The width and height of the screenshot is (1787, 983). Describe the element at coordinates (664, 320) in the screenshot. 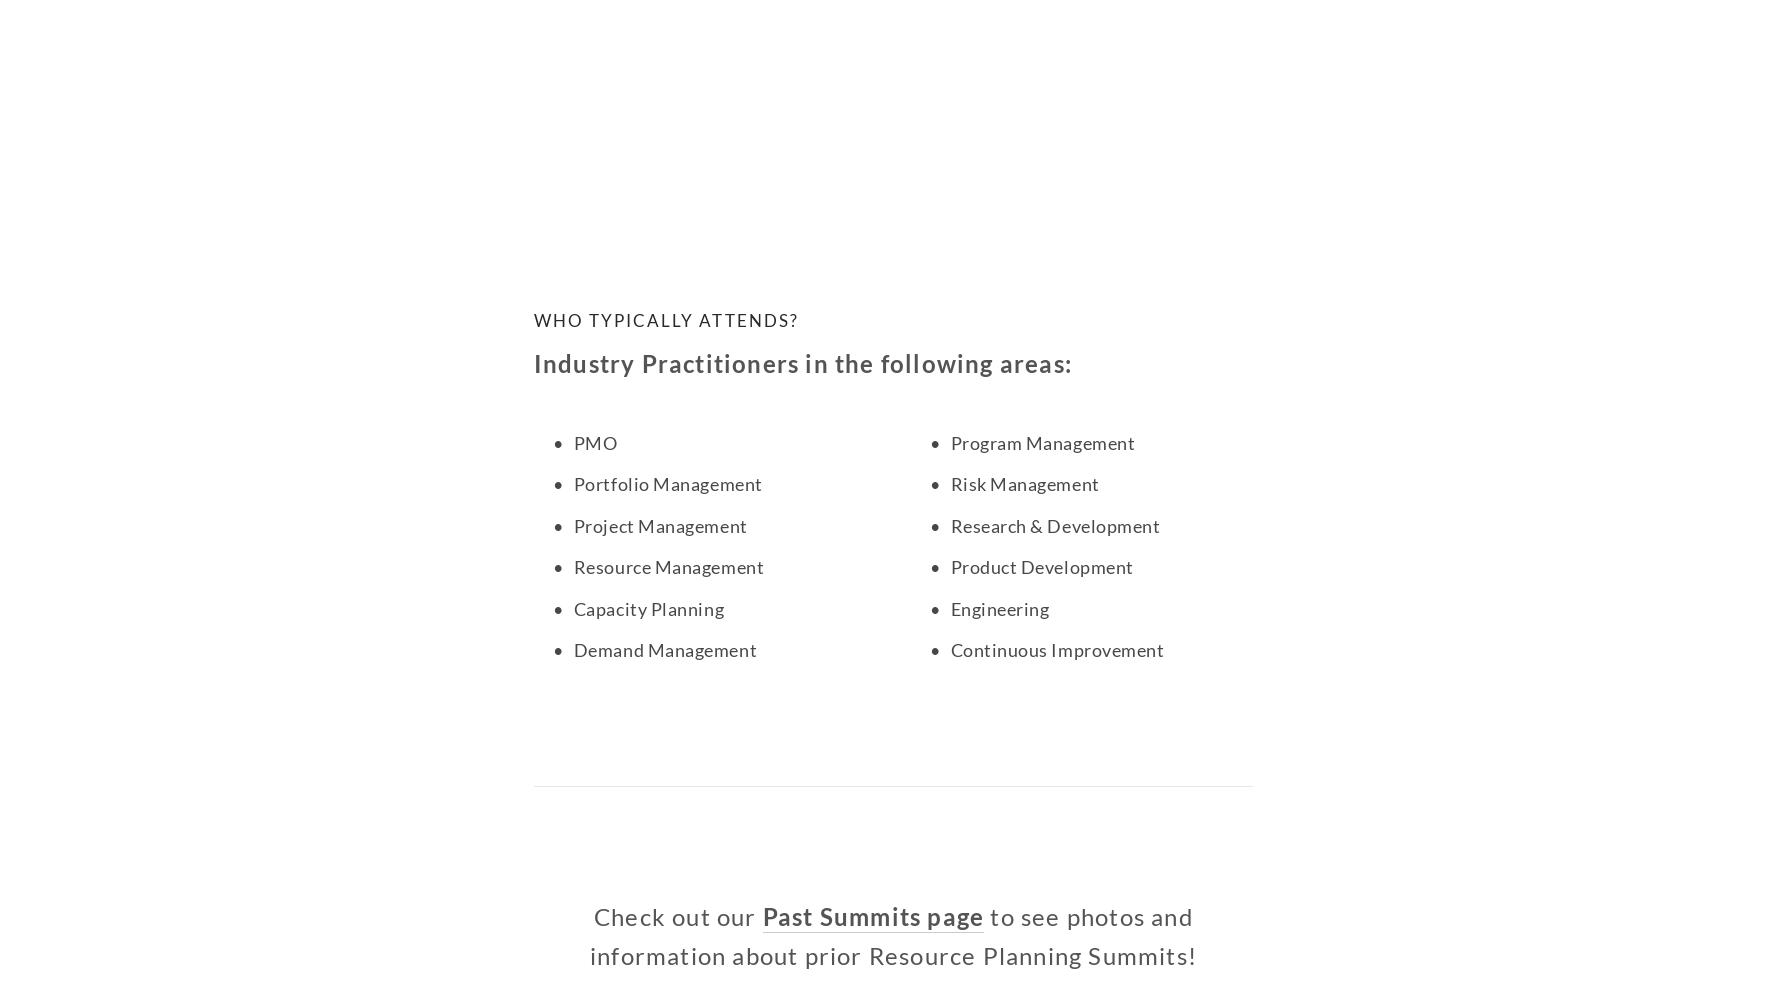

I see `'Who typically Attends?'` at that location.